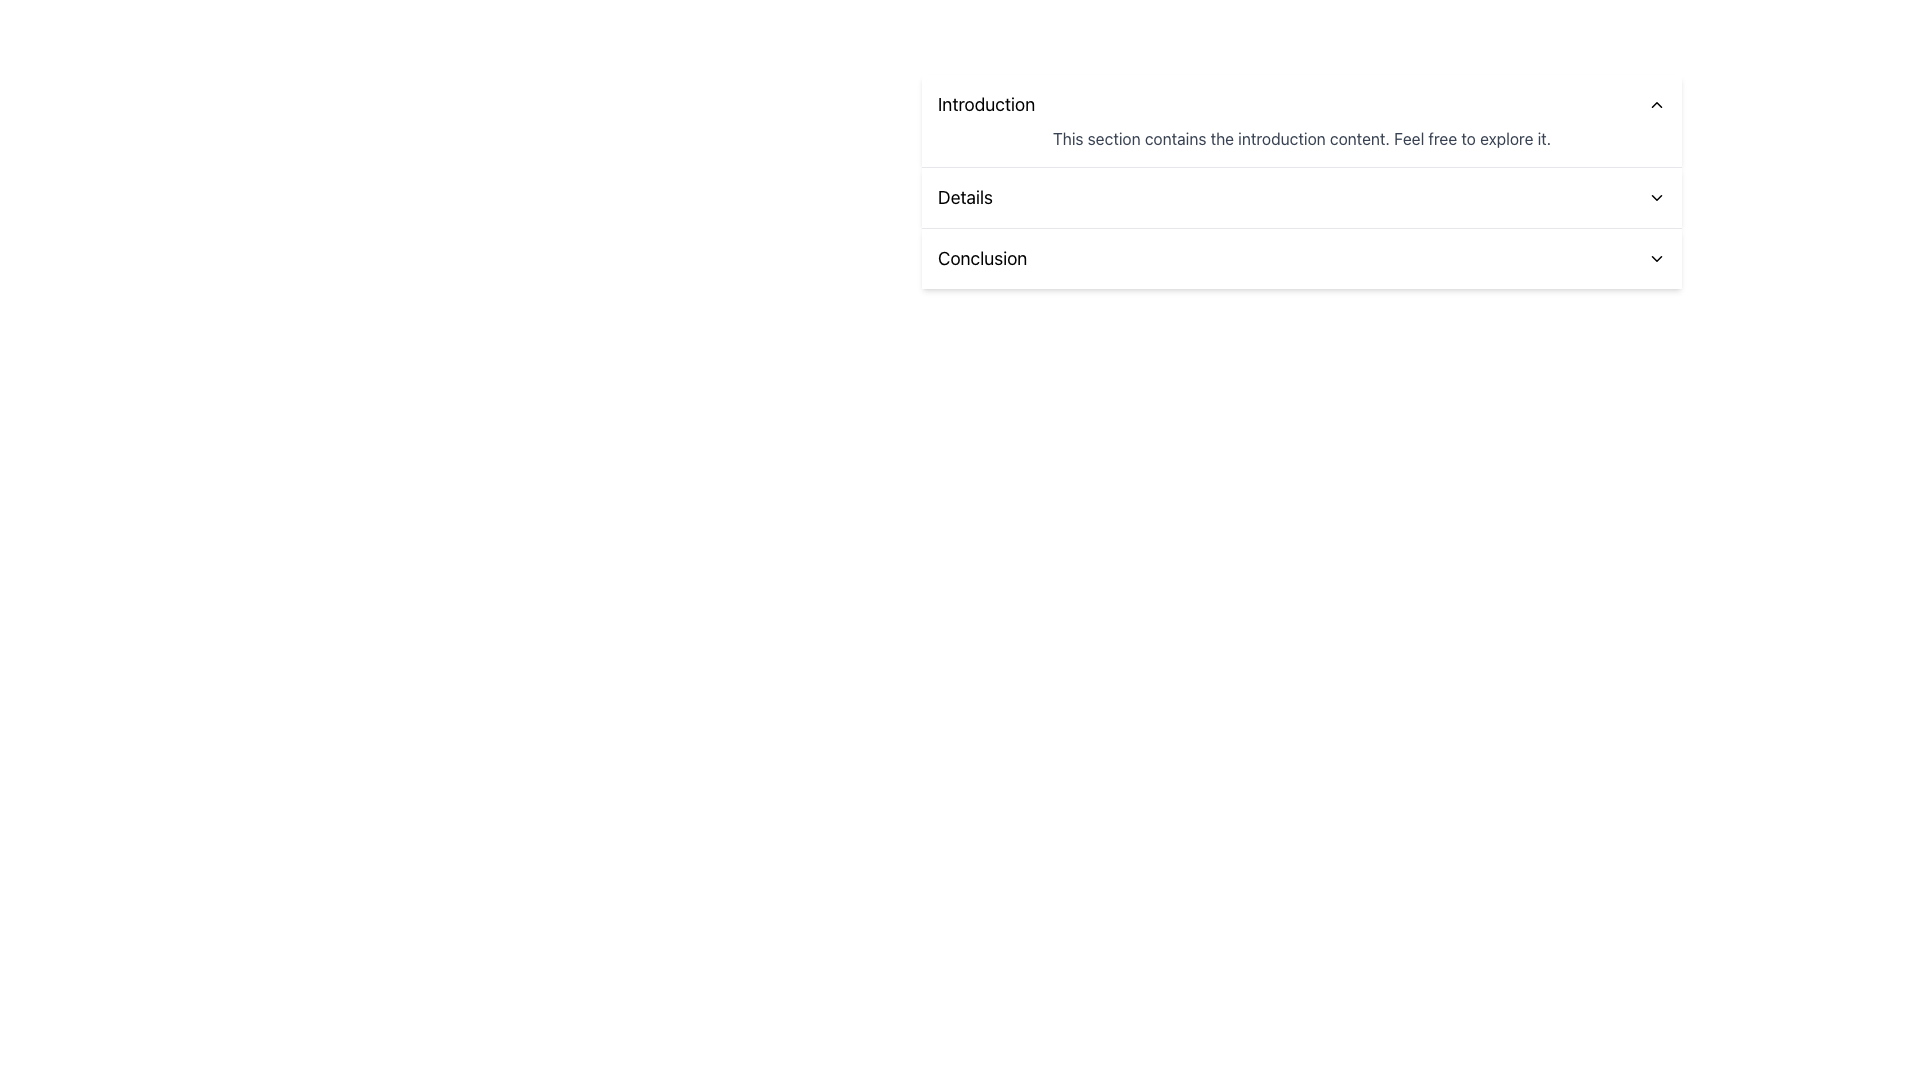 This screenshot has height=1080, width=1920. What do you see at coordinates (1301, 257) in the screenshot?
I see `the 'Conclusion' dropdown toggle` at bounding box center [1301, 257].